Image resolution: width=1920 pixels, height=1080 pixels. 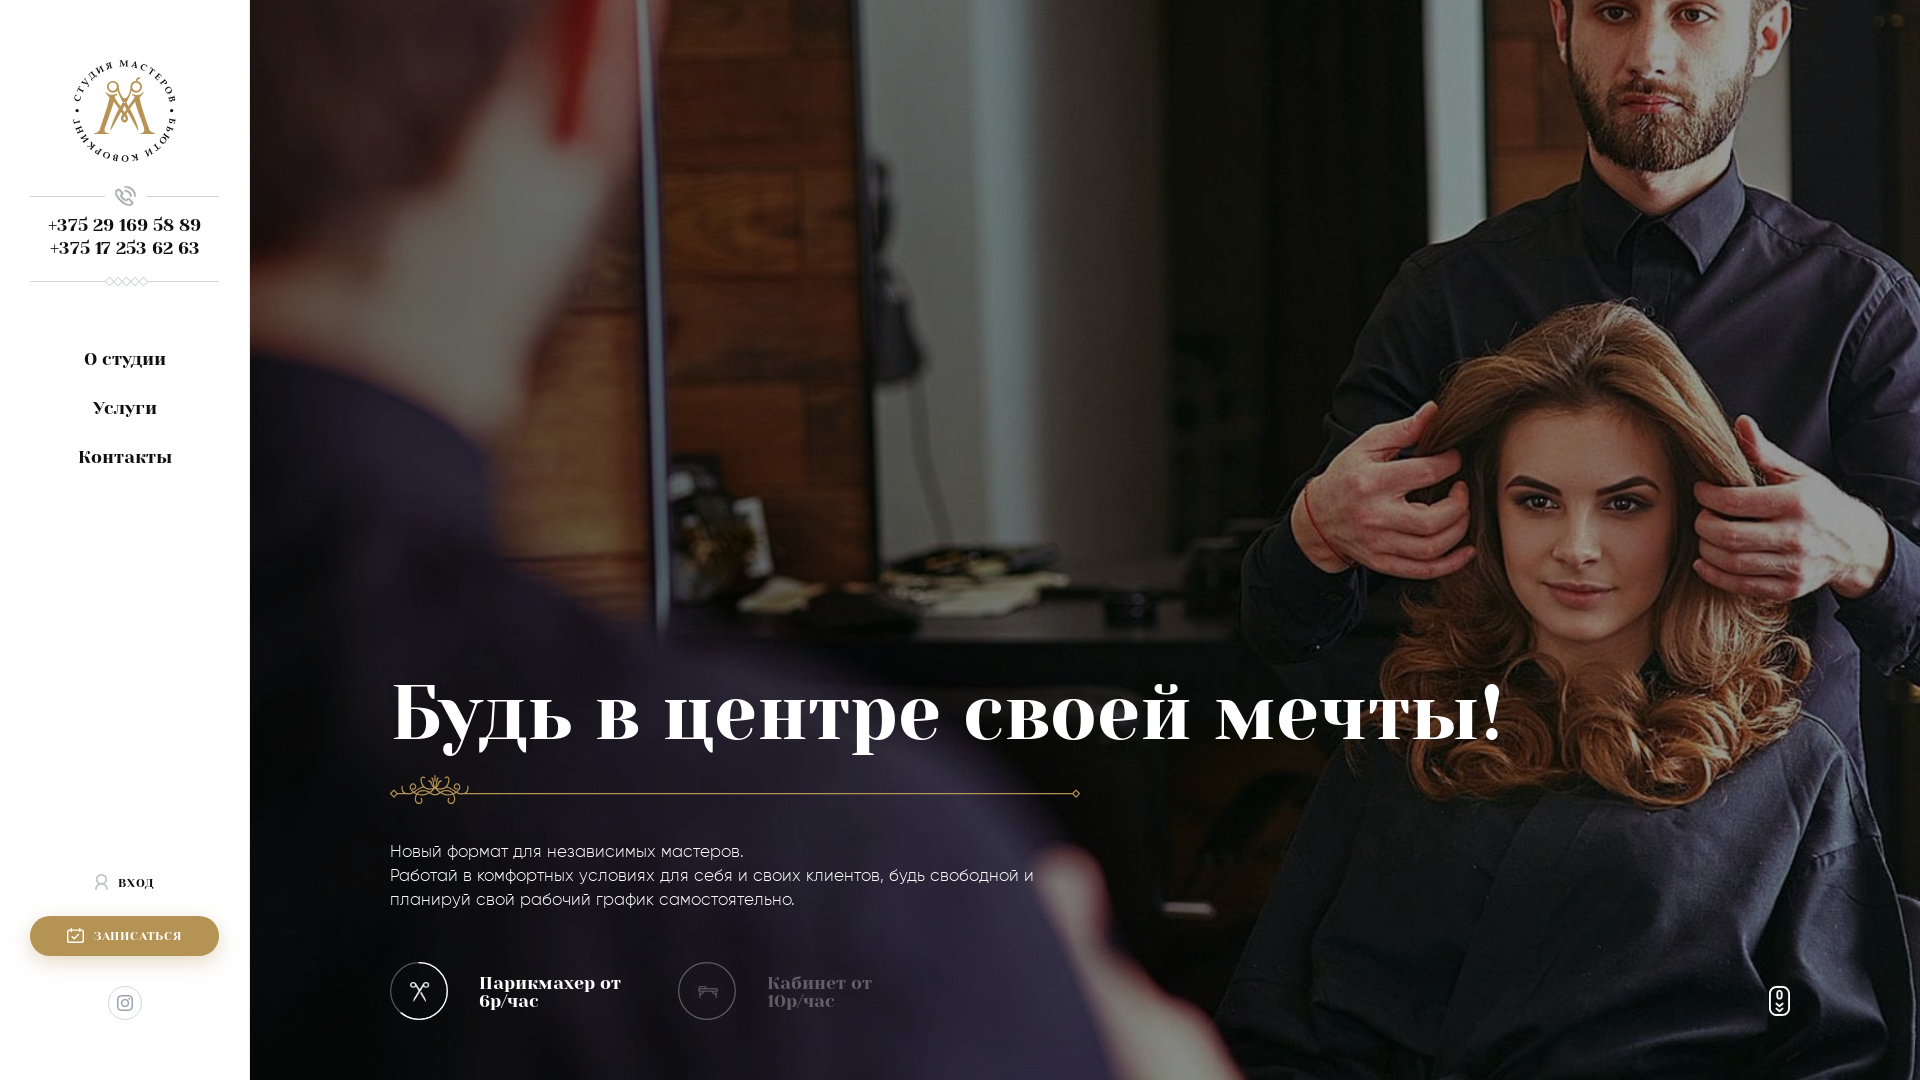 What do you see at coordinates (123, 246) in the screenshot?
I see `'+375 17 253 62 63'` at bounding box center [123, 246].